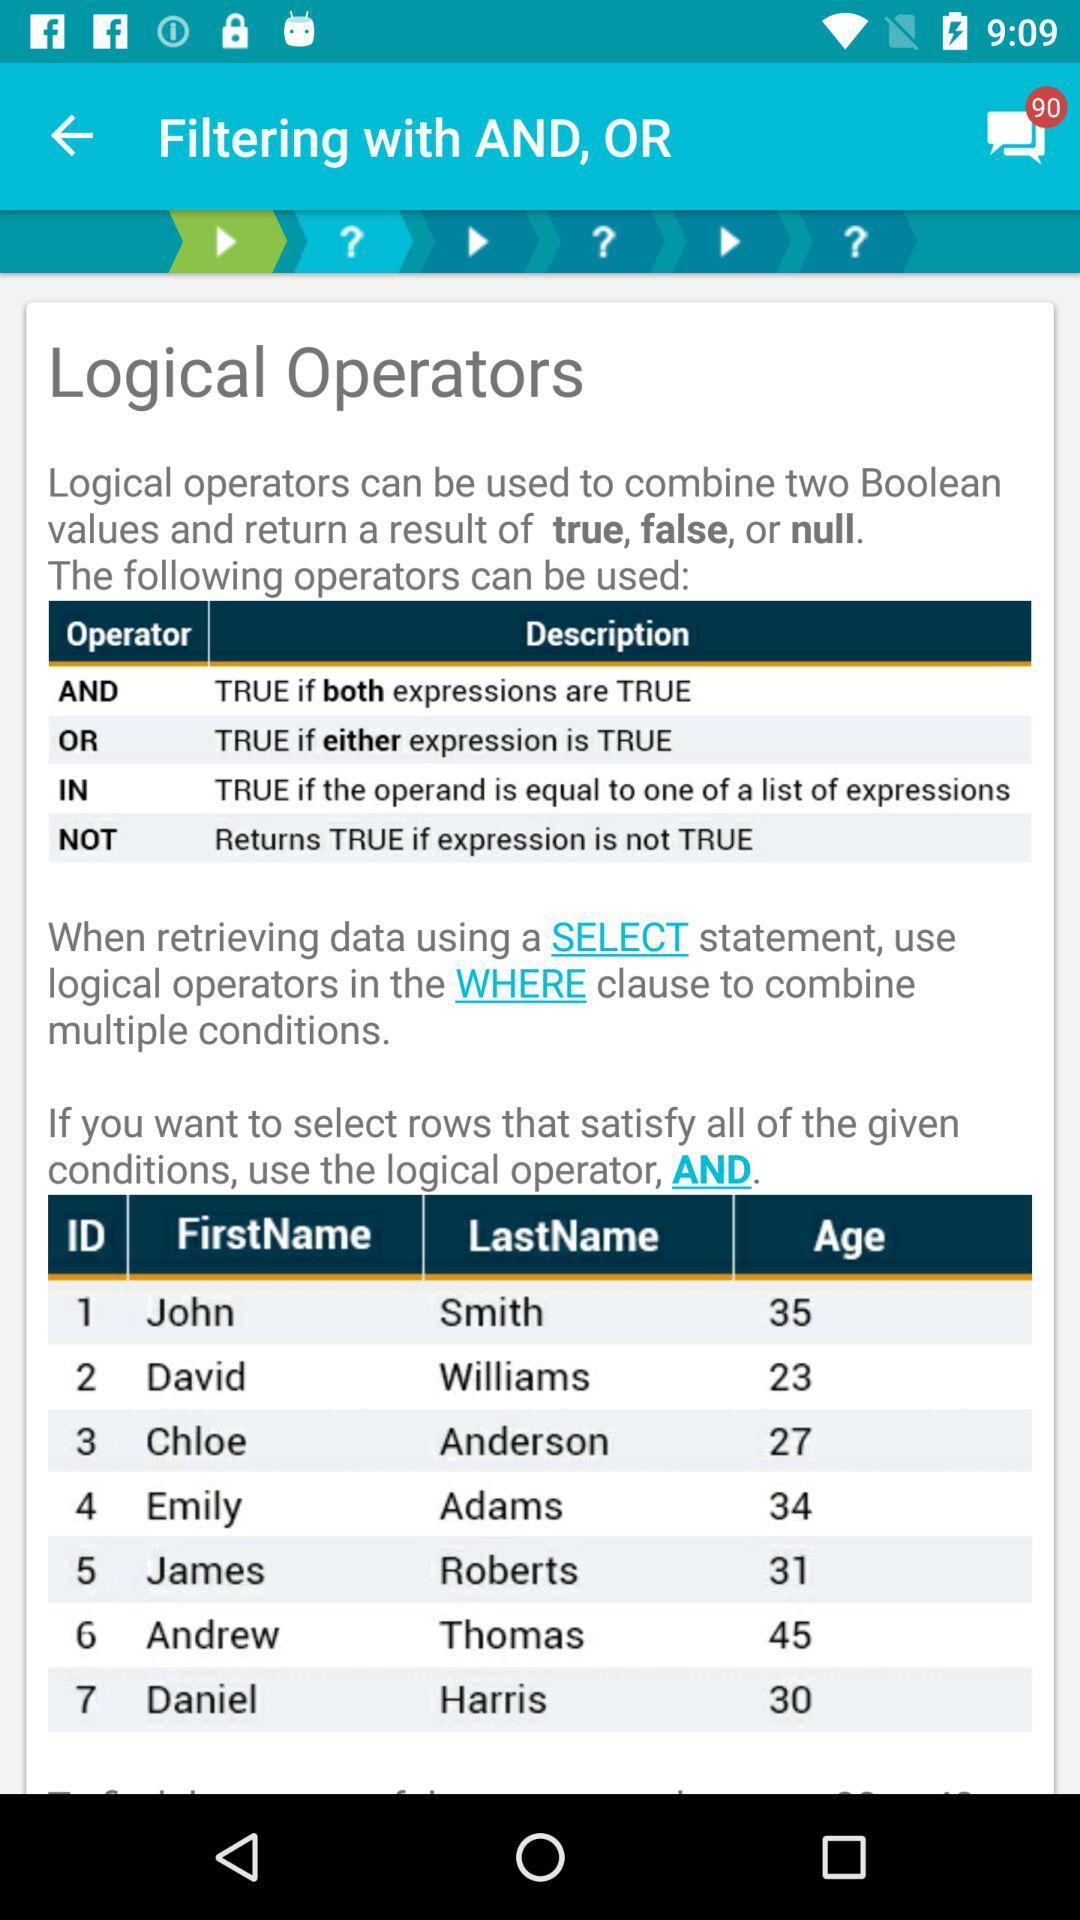 This screenshot has width=1080, height=1920. What do you see at coordinates (855, 240) in the screenshot?
I see `click for help` at bounding box center [855, 240].